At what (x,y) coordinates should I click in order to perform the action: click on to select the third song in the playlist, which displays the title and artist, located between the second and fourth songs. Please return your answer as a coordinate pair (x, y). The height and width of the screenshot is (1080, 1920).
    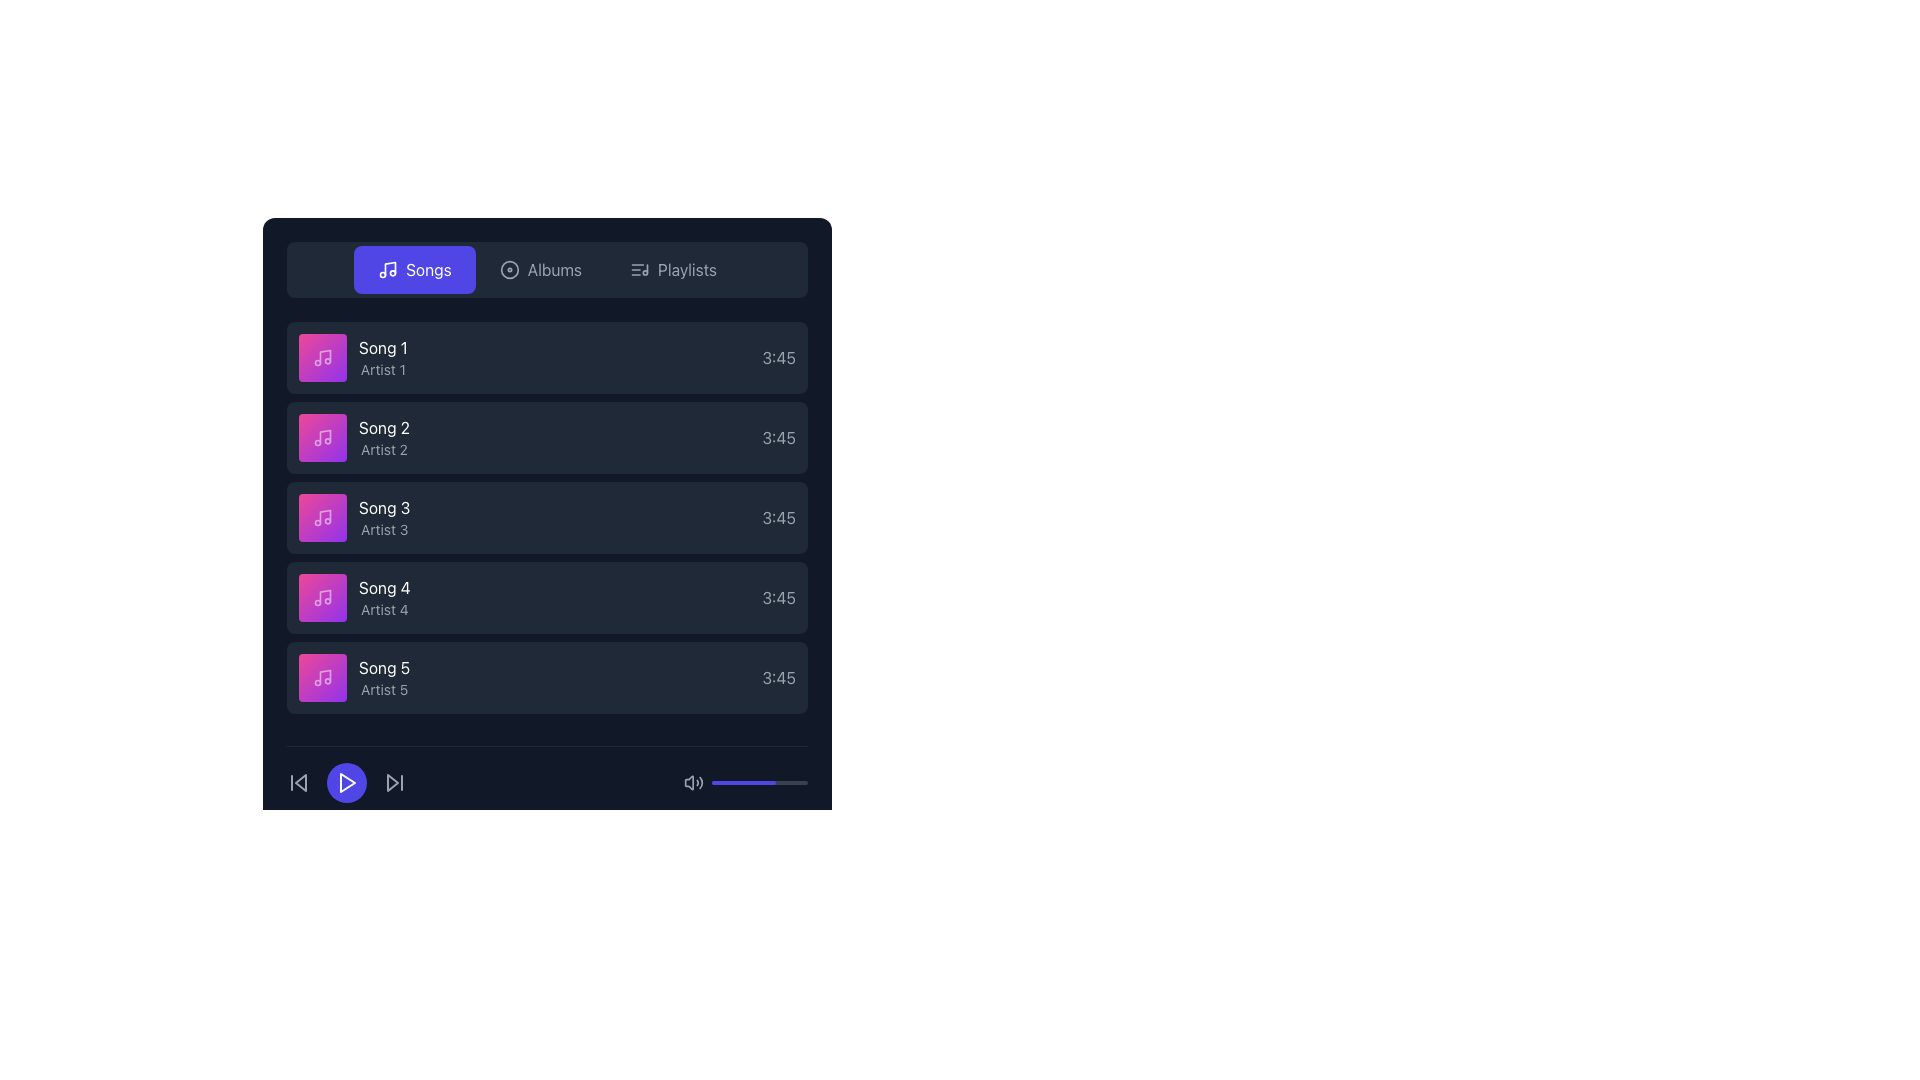
    Looking at the image, I should click on (384, 516).